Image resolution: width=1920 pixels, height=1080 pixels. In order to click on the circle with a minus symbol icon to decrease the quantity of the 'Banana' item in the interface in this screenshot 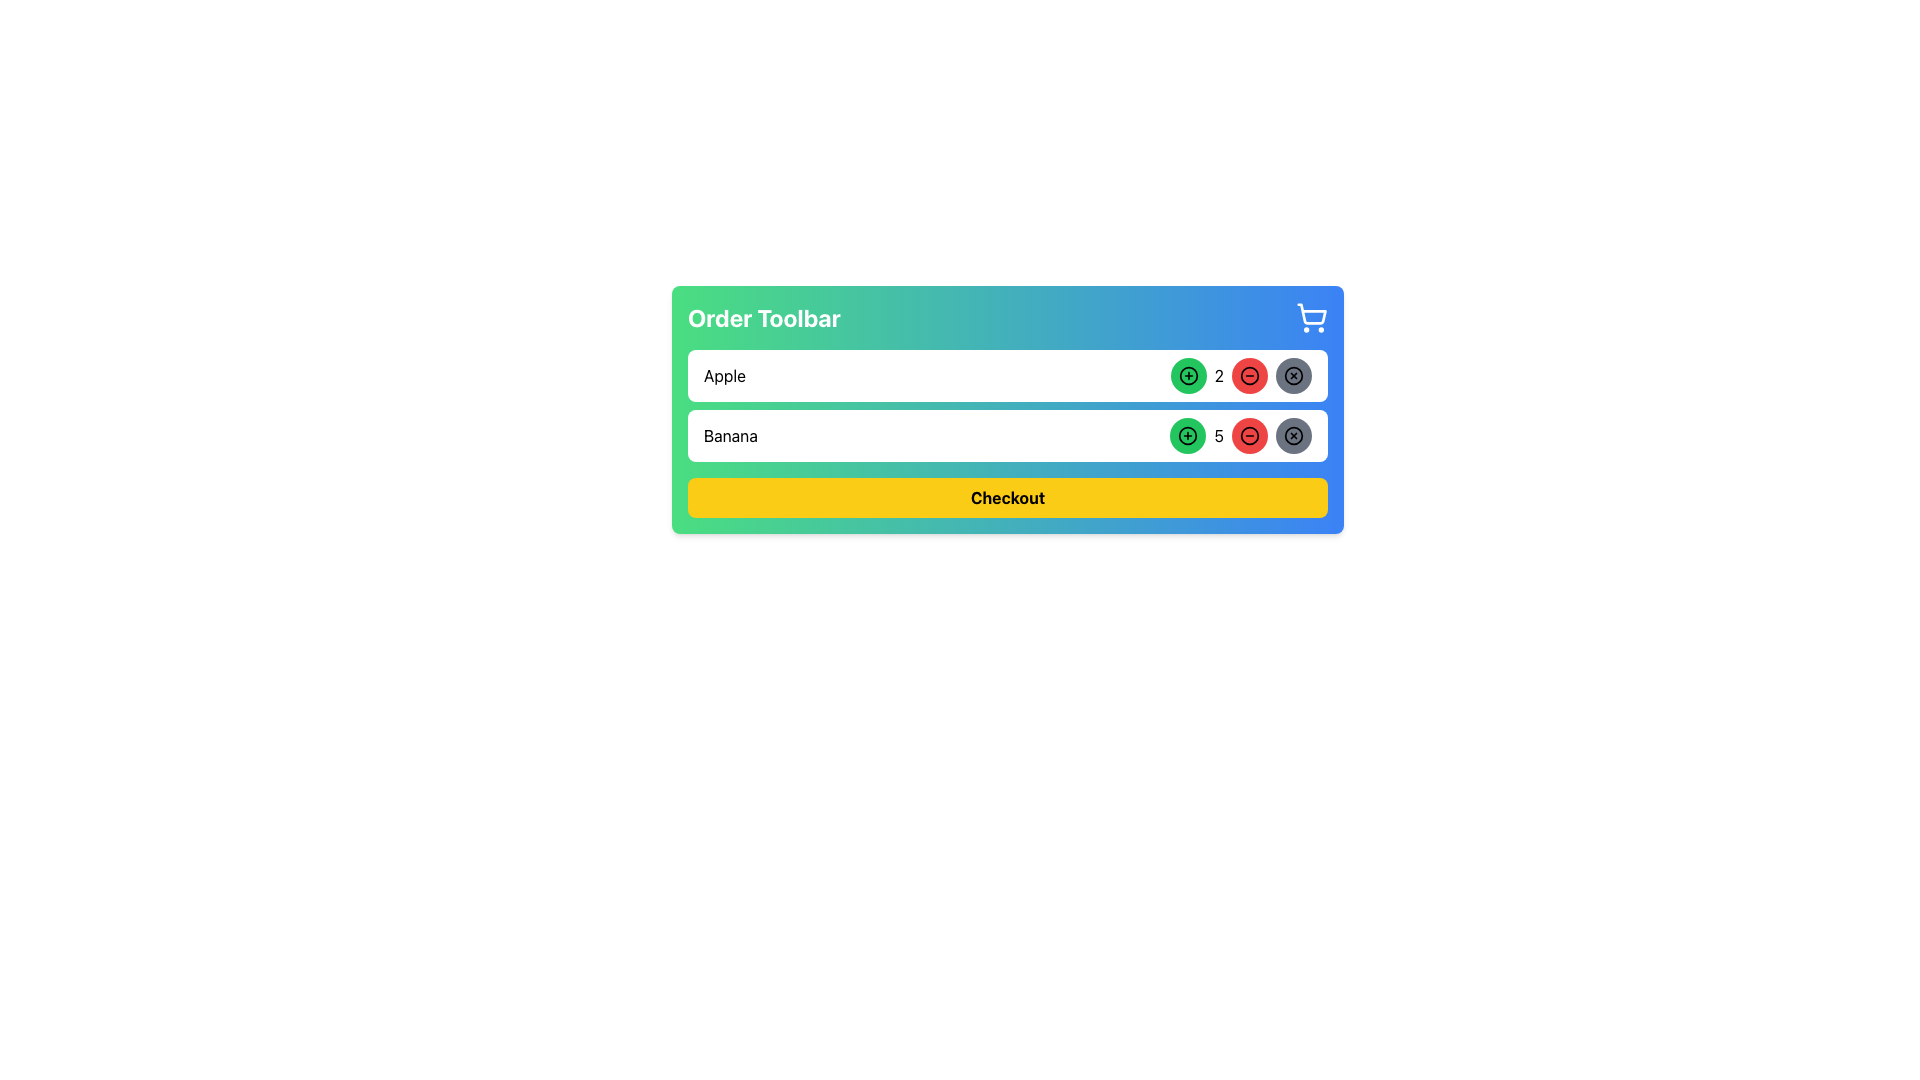, I will do `click(1248, 434)`.